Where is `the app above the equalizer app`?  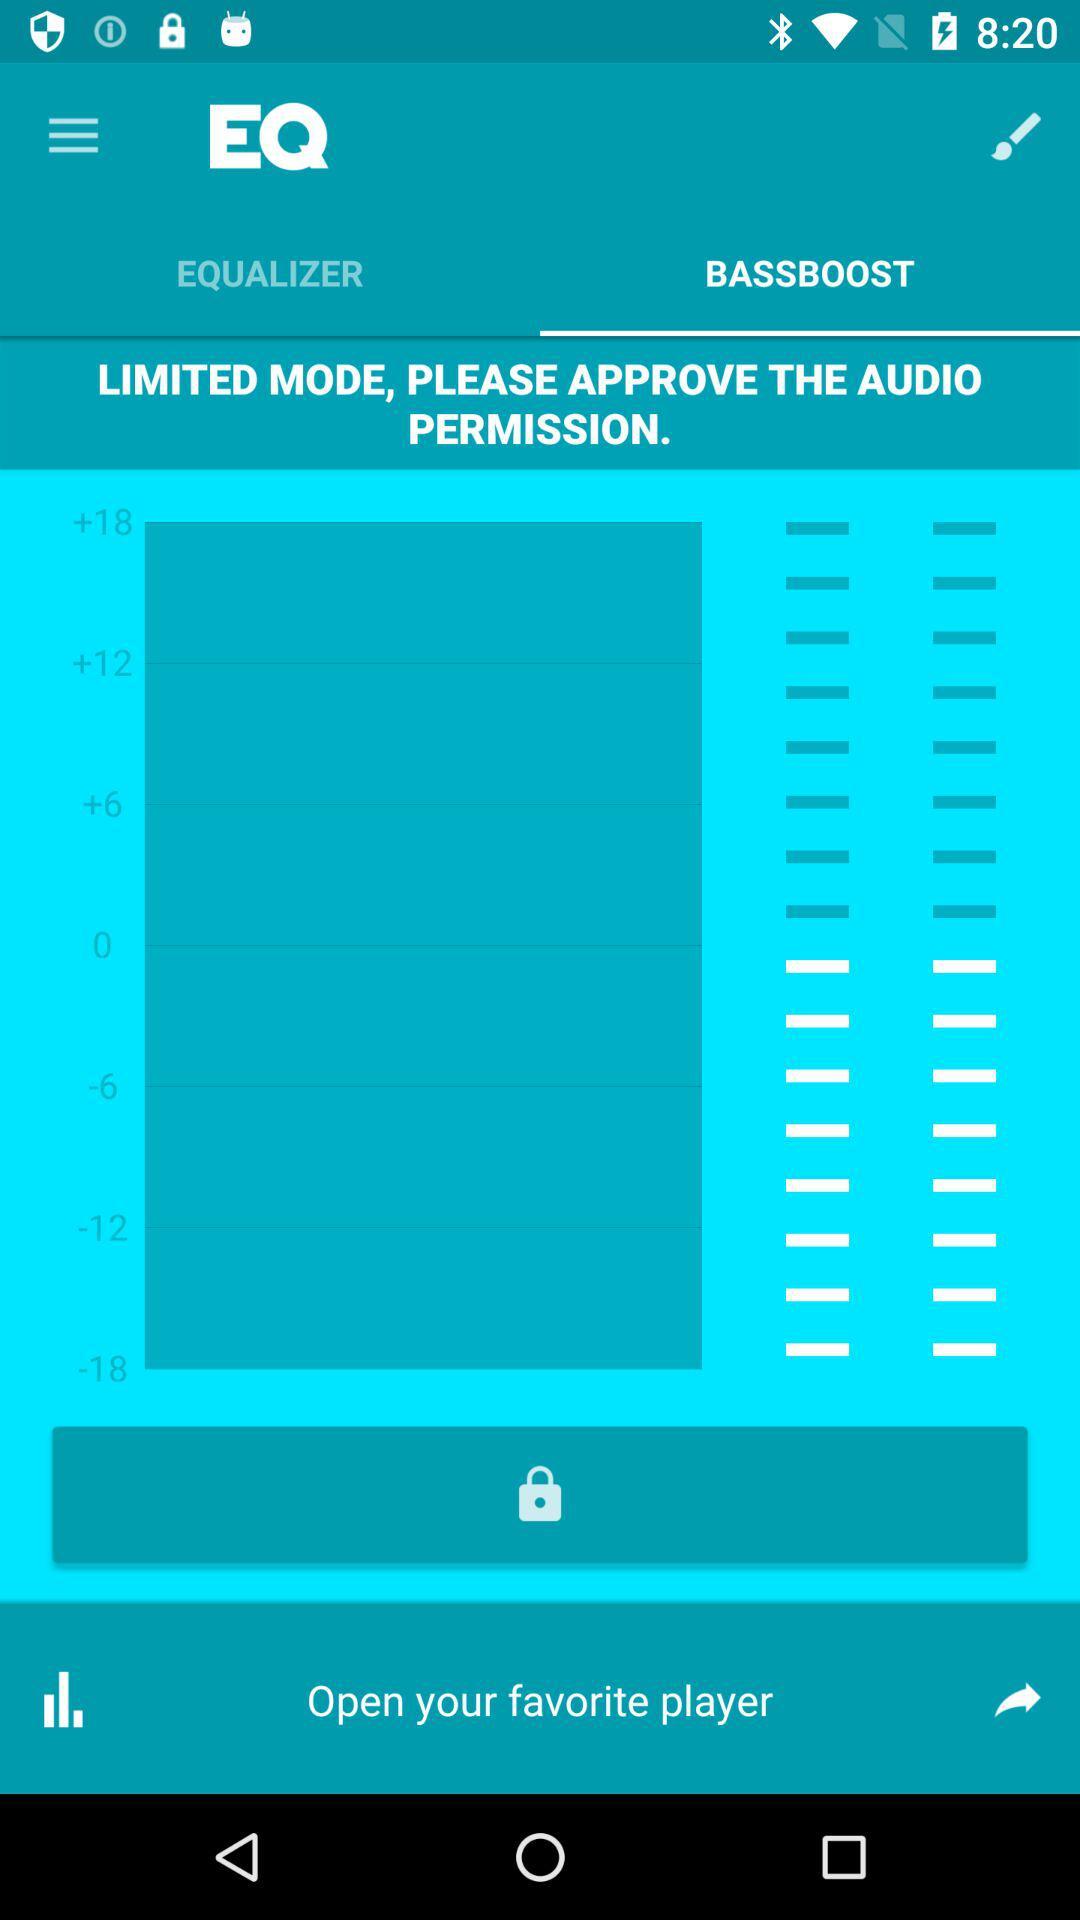 the app above the equalizer app is located at coordinates (72, 135).